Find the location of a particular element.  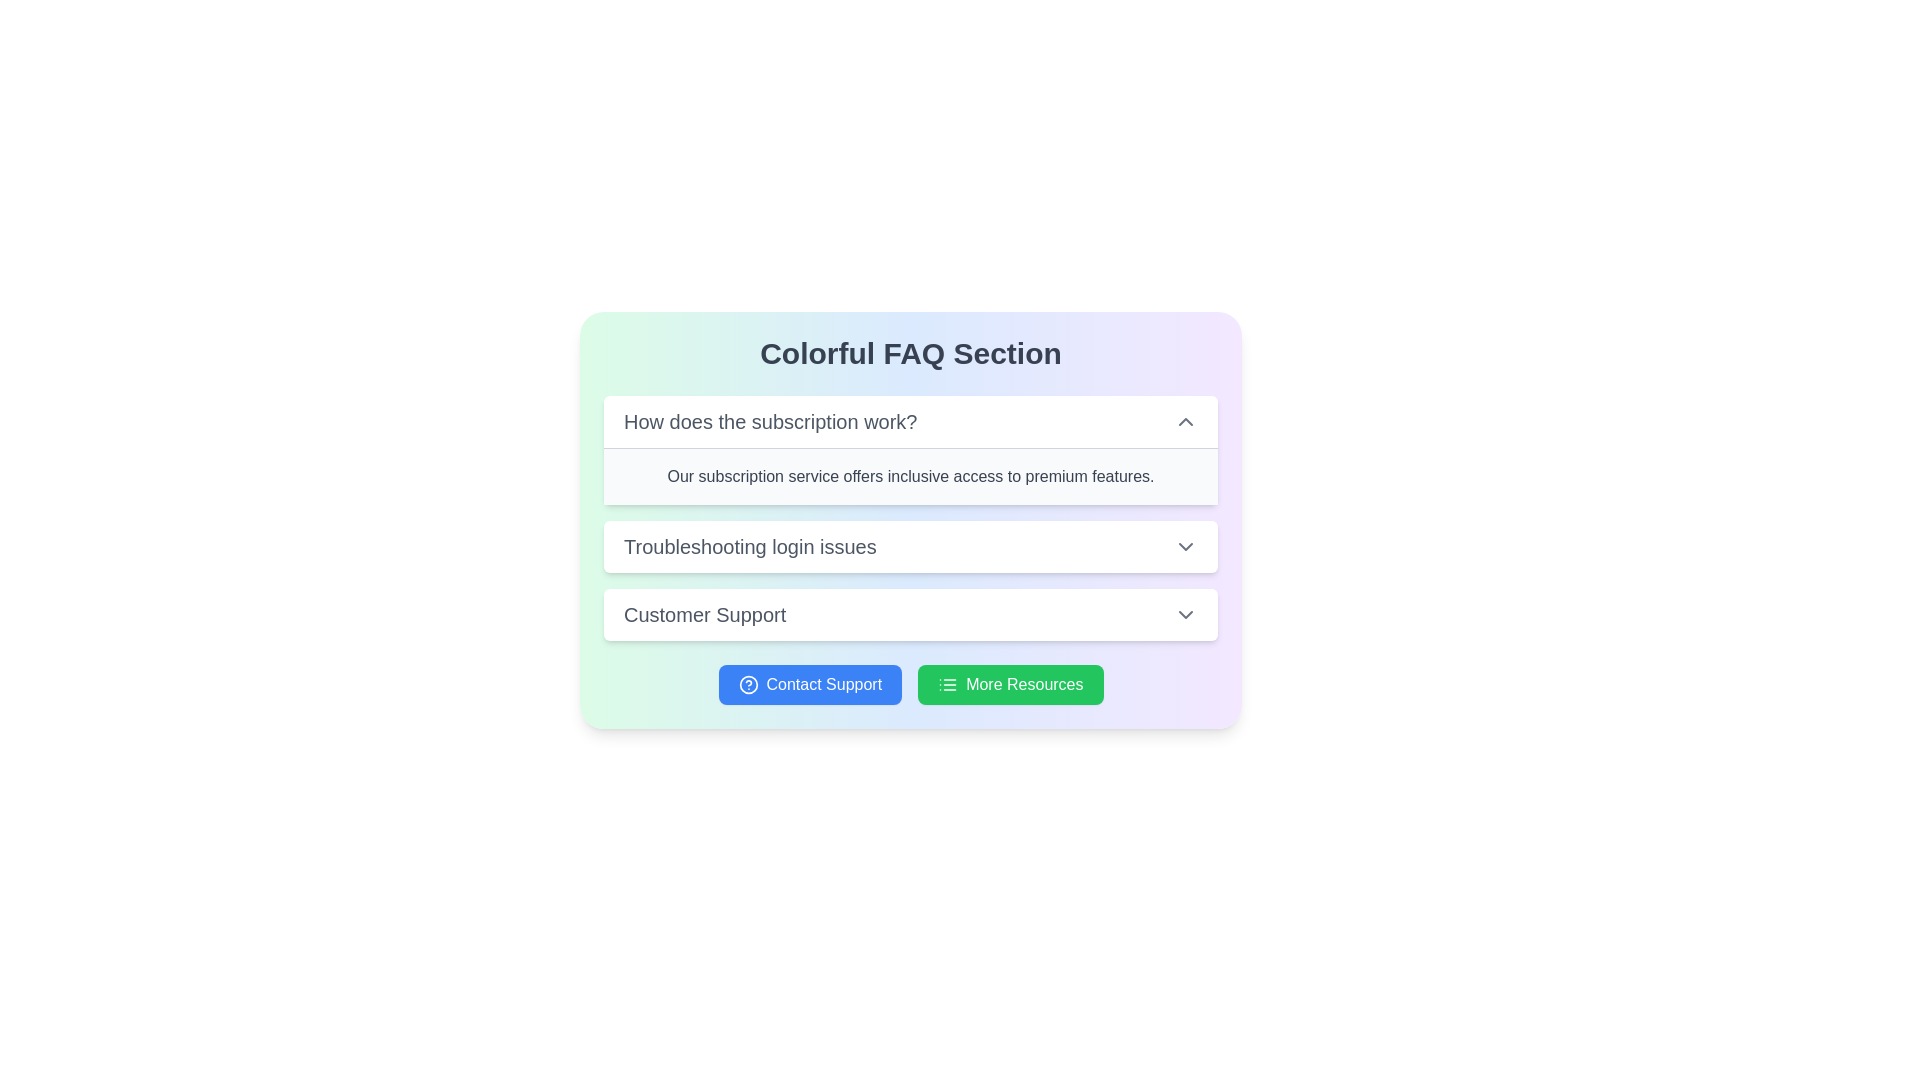

the leftmost button at the bottom center of the interface is located at coordinates (810, 684).